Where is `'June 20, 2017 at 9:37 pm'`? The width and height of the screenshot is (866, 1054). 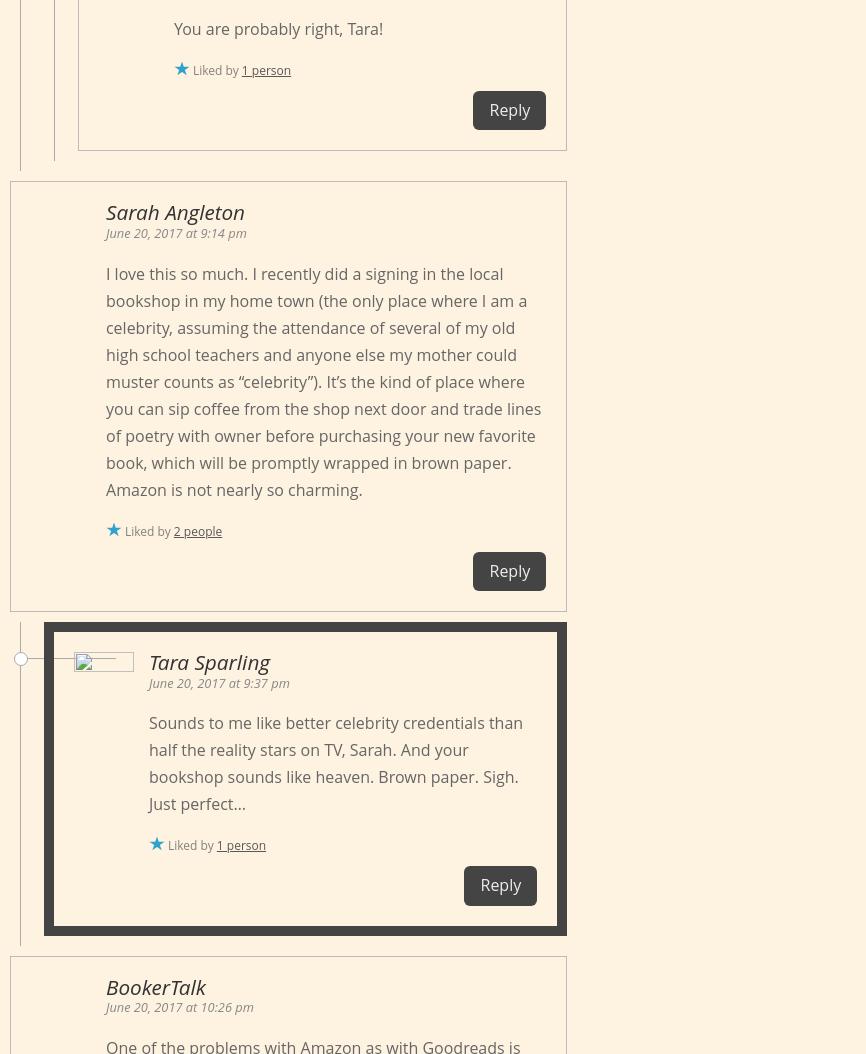 'June 20, 2017 at 9:37 pm' is located at coordinates (218, 682).